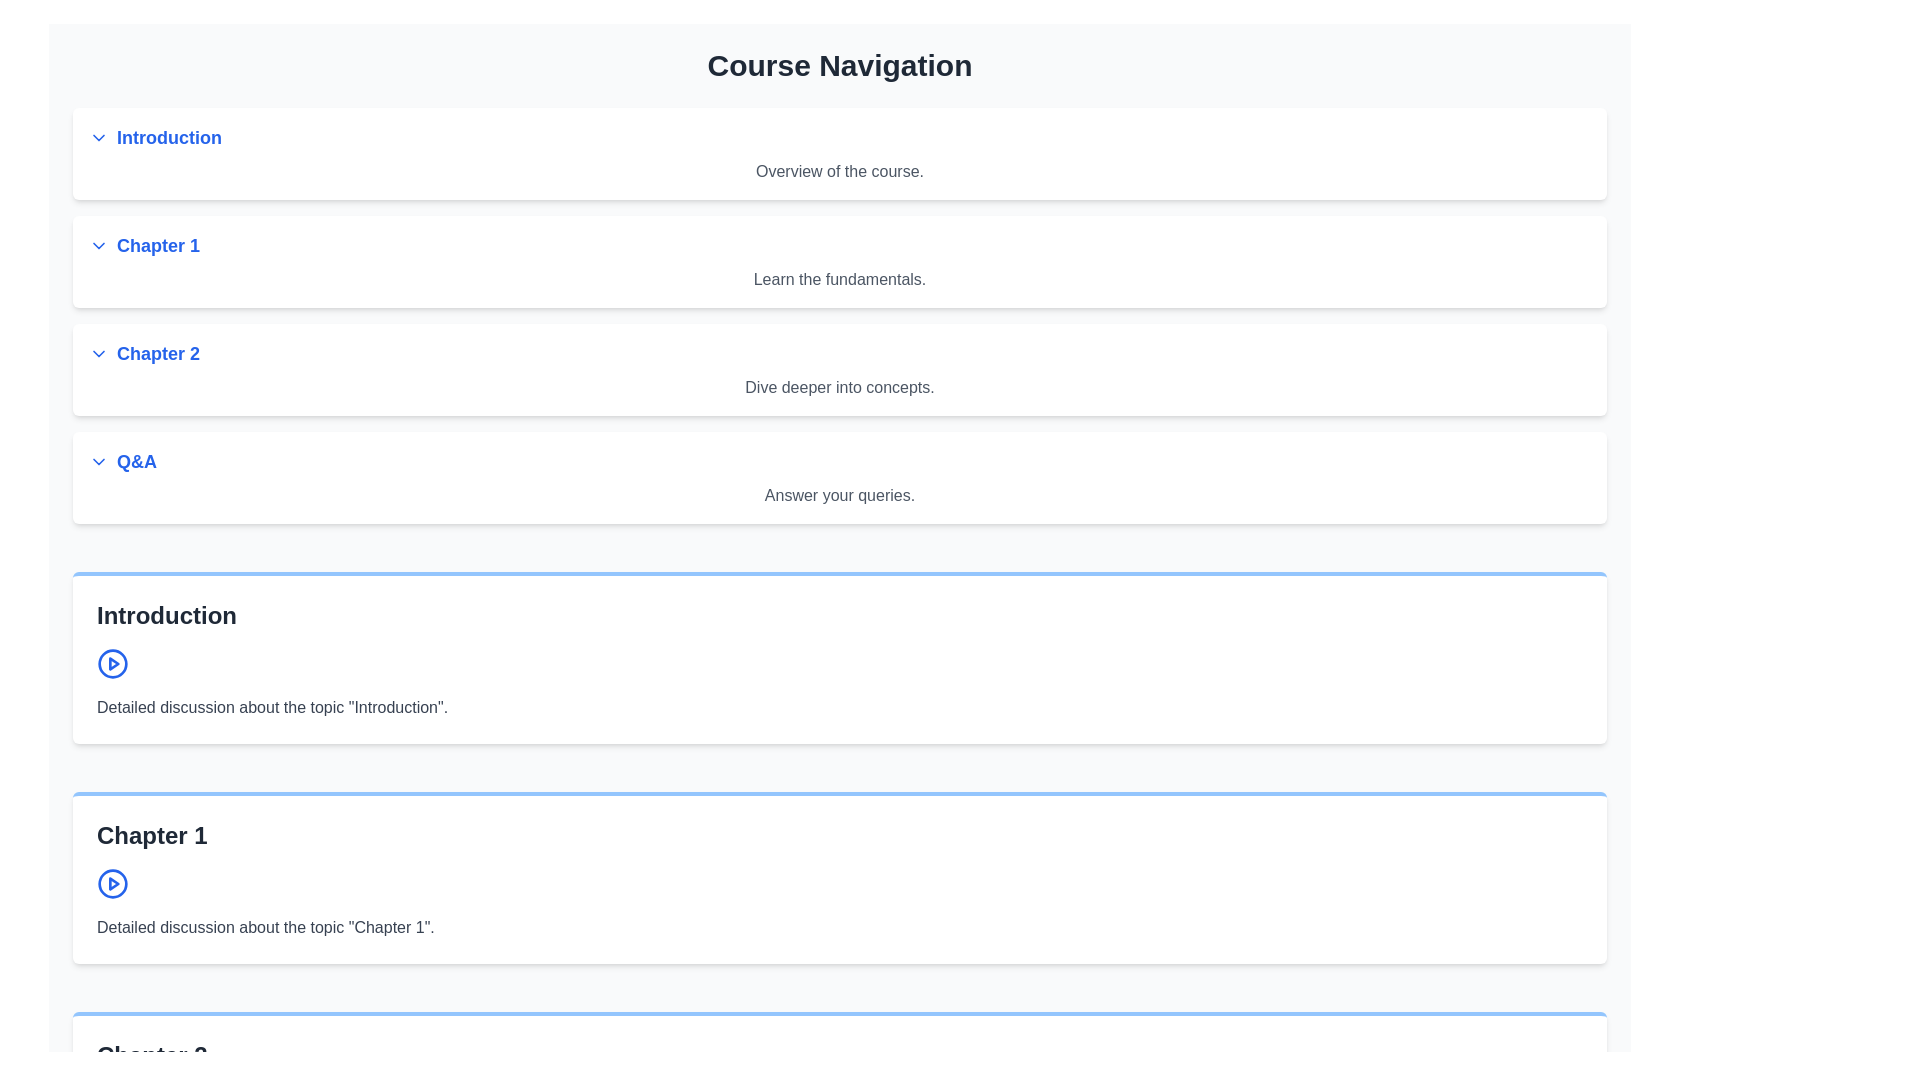 This screenshot has width=1920, height=1080. I want to click on the second play icon located below the 'Introduction' section and above 'Chapter 2', so click(112, 882).